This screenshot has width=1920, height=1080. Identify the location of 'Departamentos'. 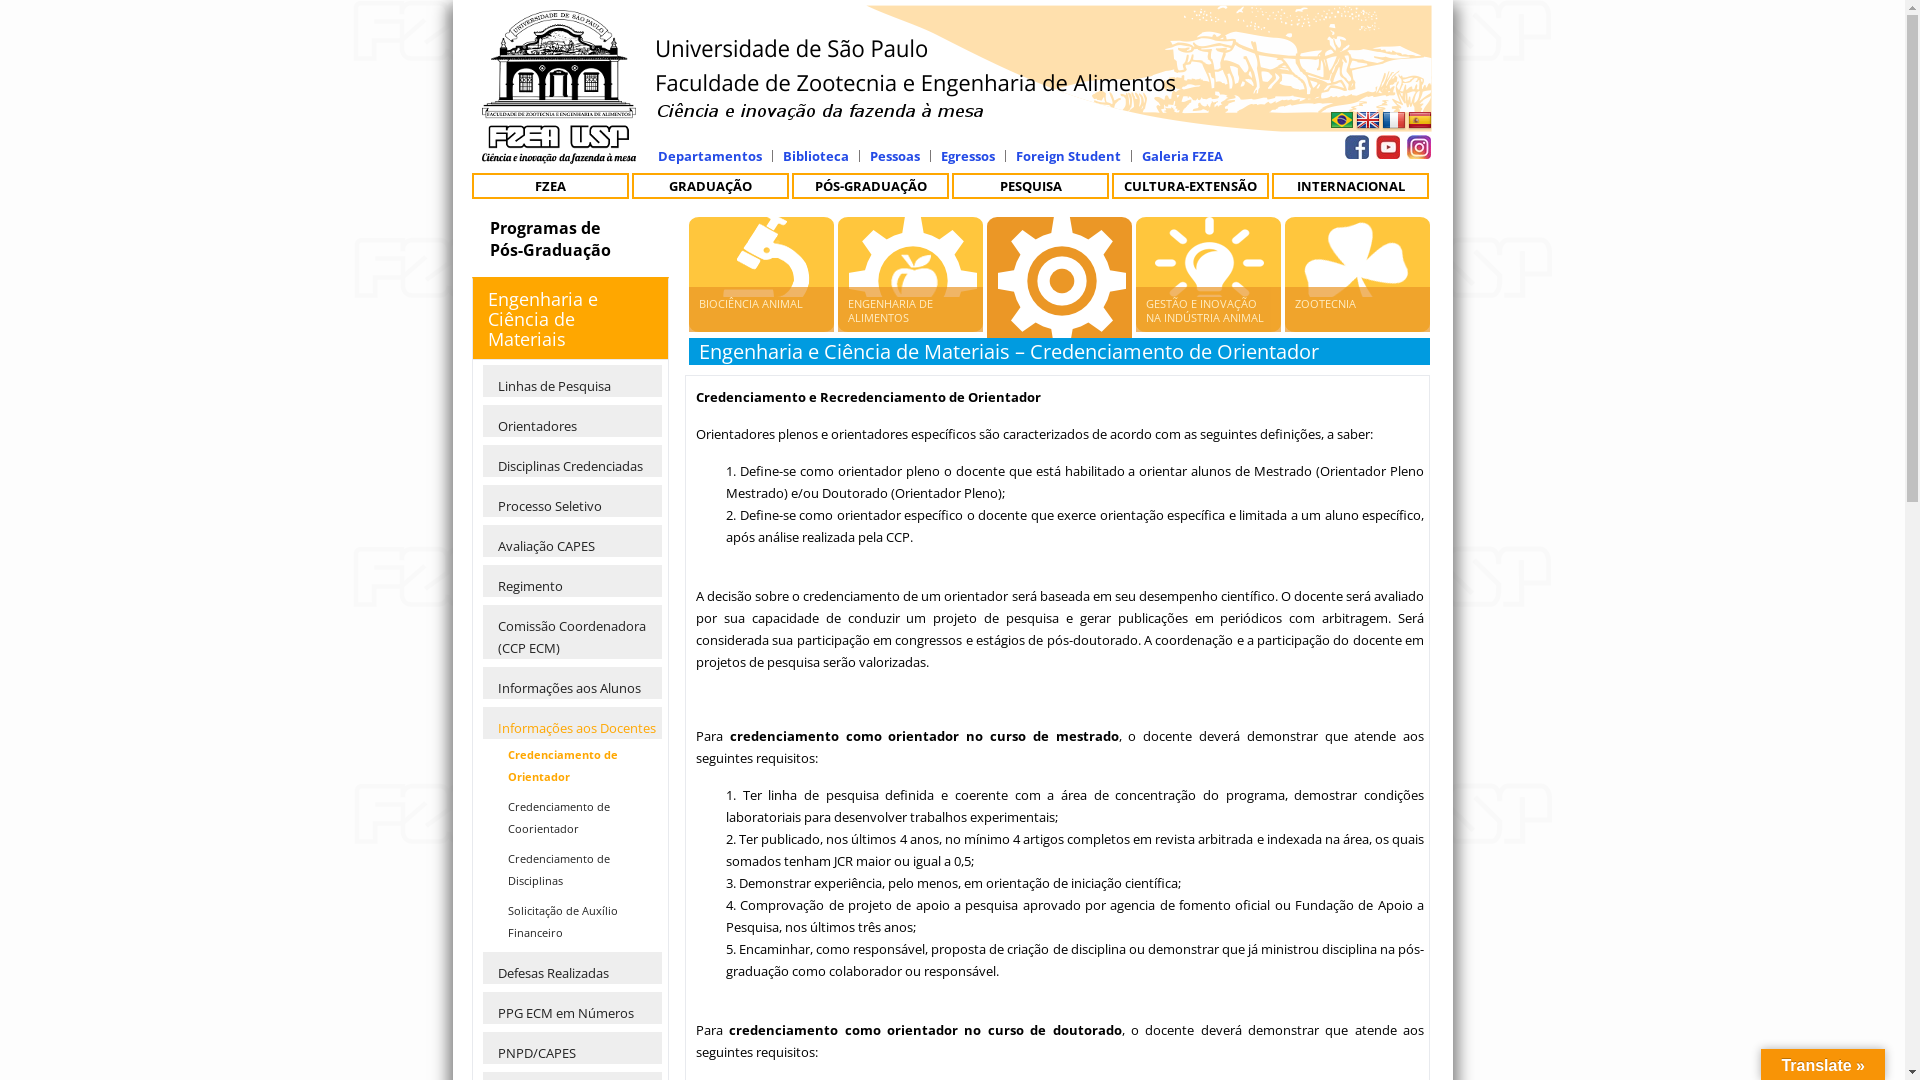
(710, 153).